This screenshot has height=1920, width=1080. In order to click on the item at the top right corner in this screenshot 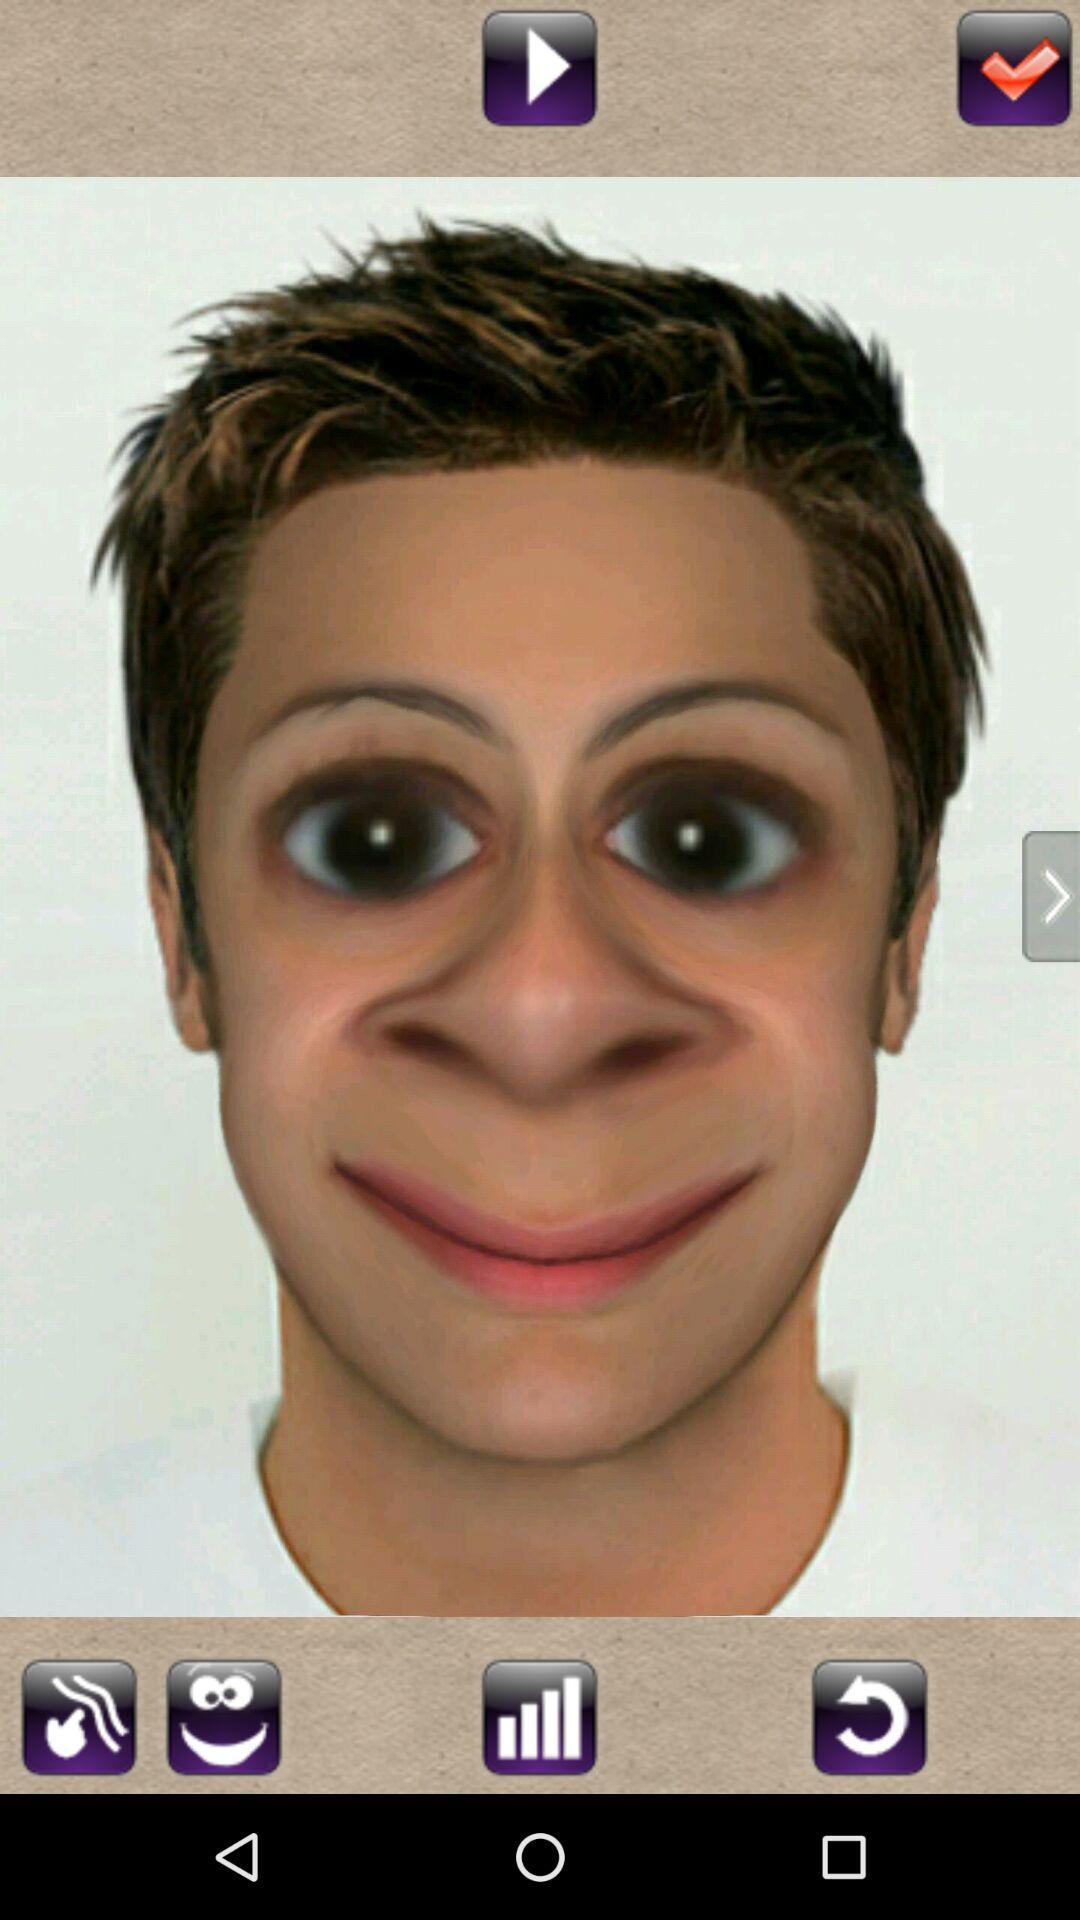, I will do `click(1014, 65)`.